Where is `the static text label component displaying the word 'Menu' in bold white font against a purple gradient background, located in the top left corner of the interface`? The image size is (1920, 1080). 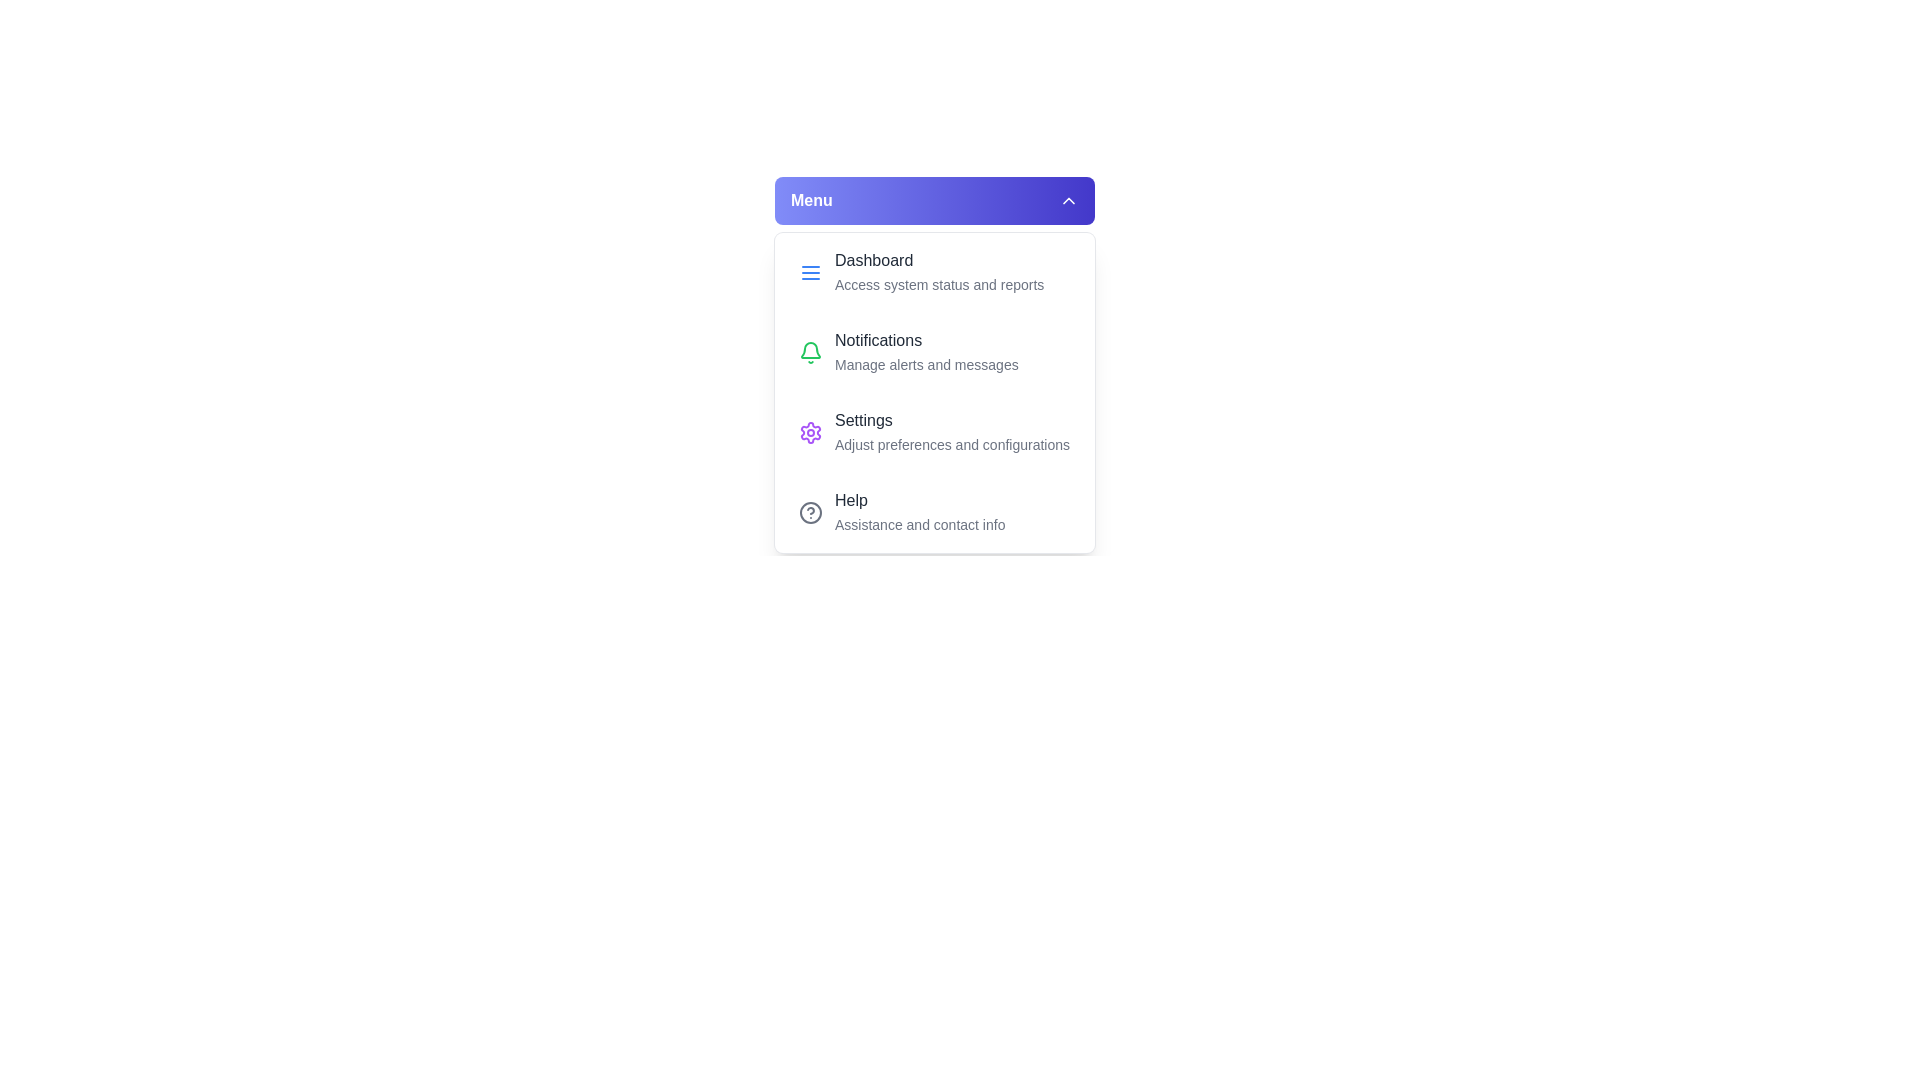 the static text label component displaying the word 'Menu' in bold white font against a purple gradient background, located in the top left corner of the interface is located at coordinates (811, 200).